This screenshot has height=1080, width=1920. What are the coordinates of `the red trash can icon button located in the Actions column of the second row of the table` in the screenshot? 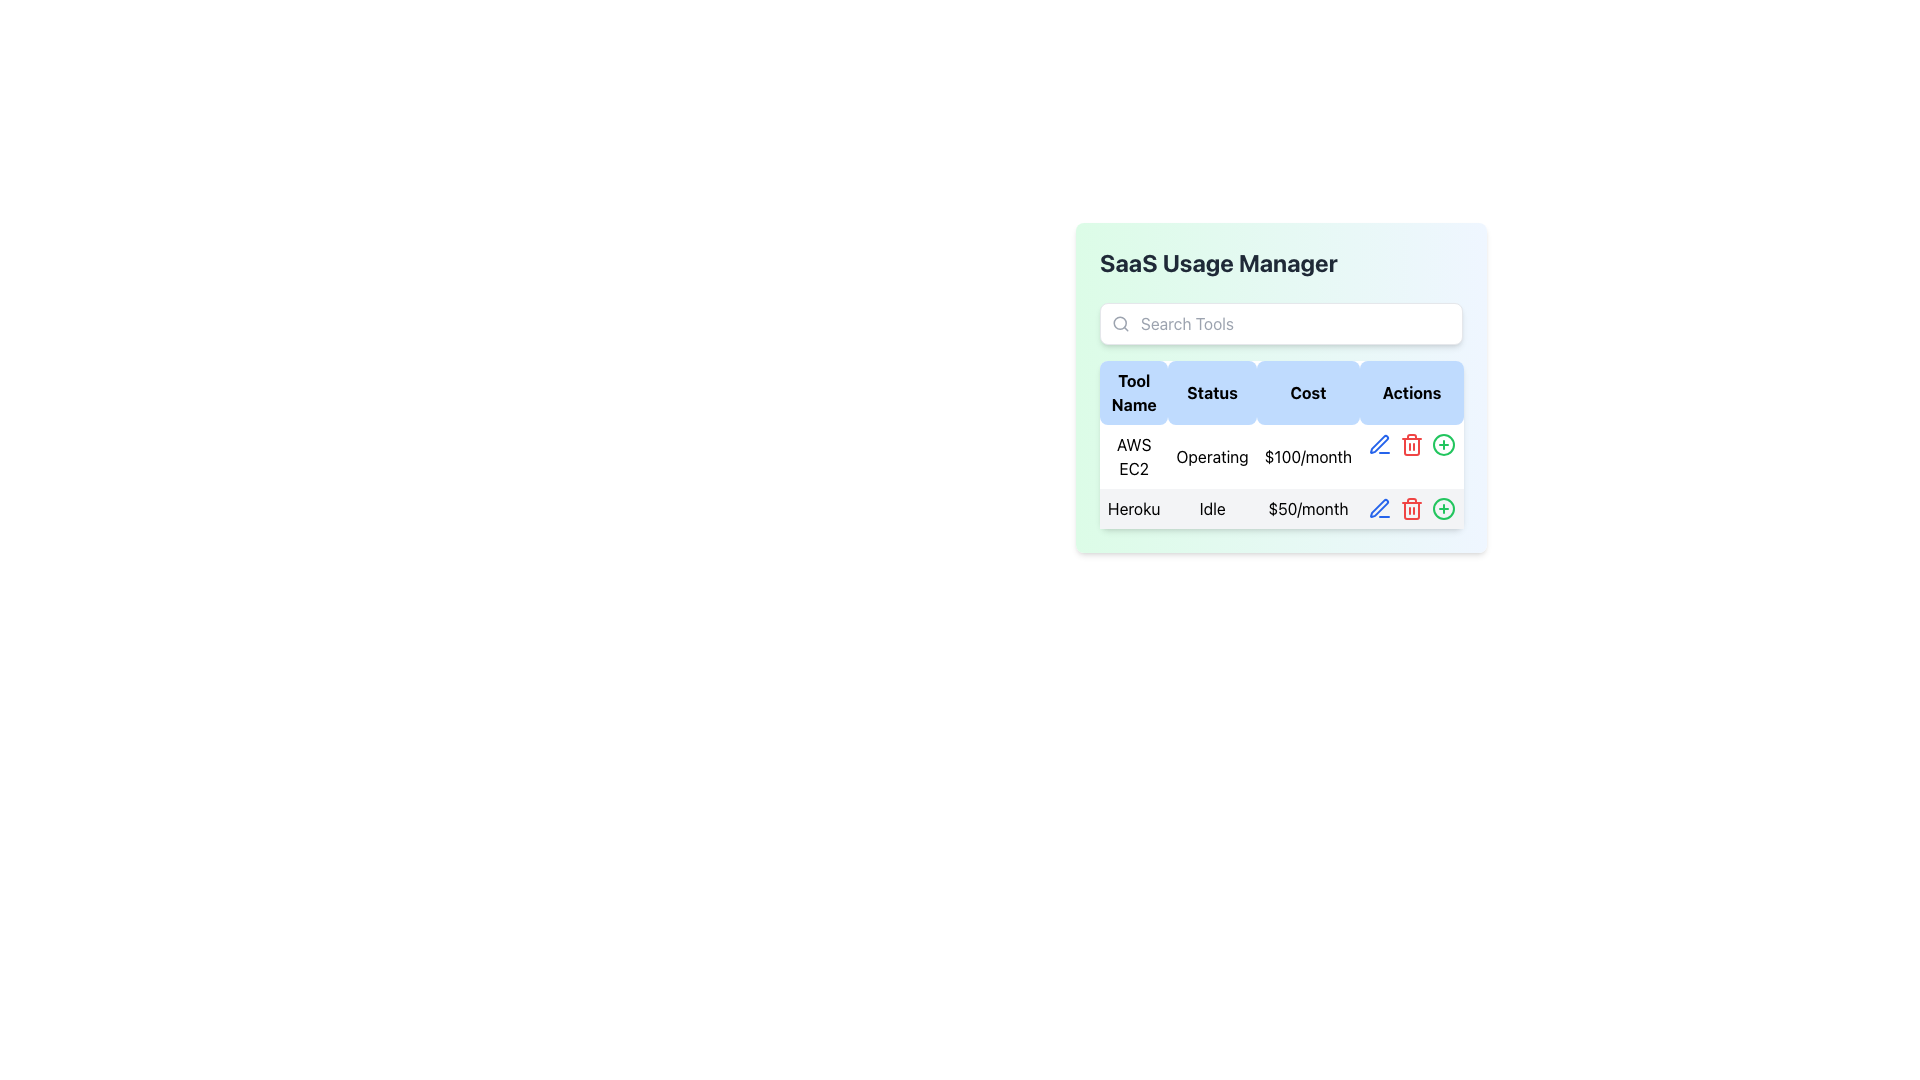 It's located at (1410, 508).